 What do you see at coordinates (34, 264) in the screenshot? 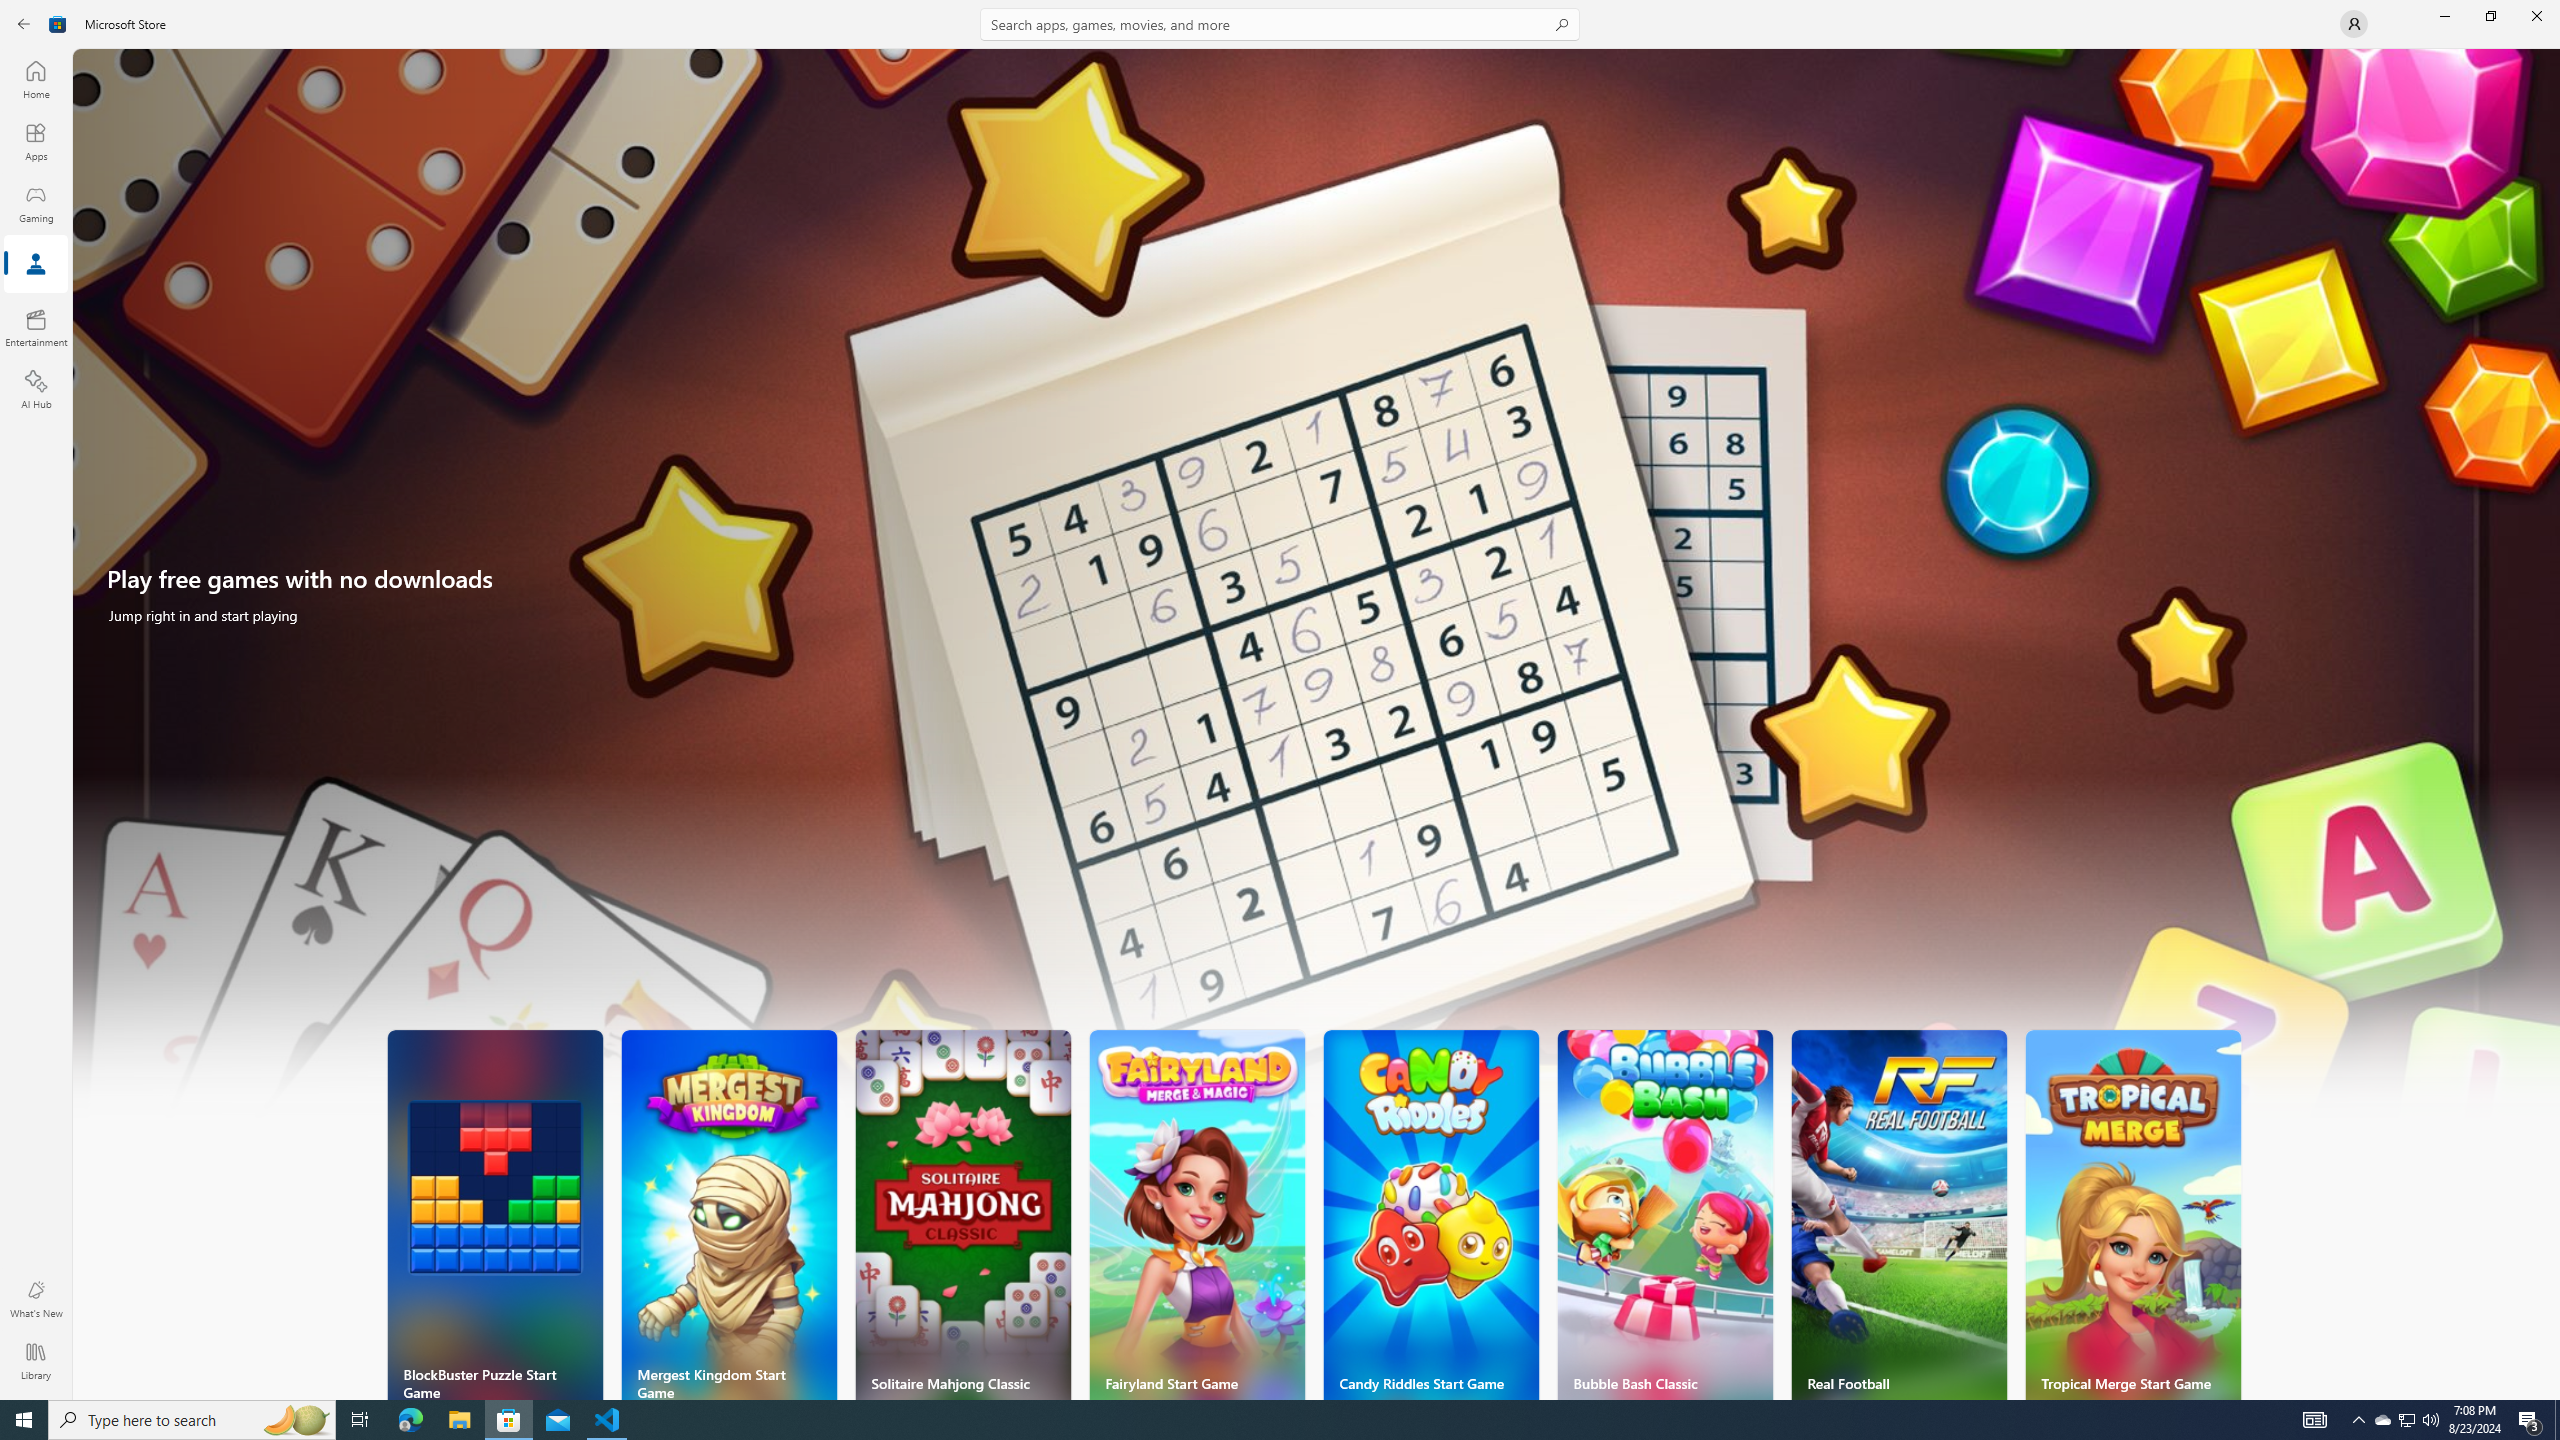
I see `'Arcade'` at bounding box center [34, 264].